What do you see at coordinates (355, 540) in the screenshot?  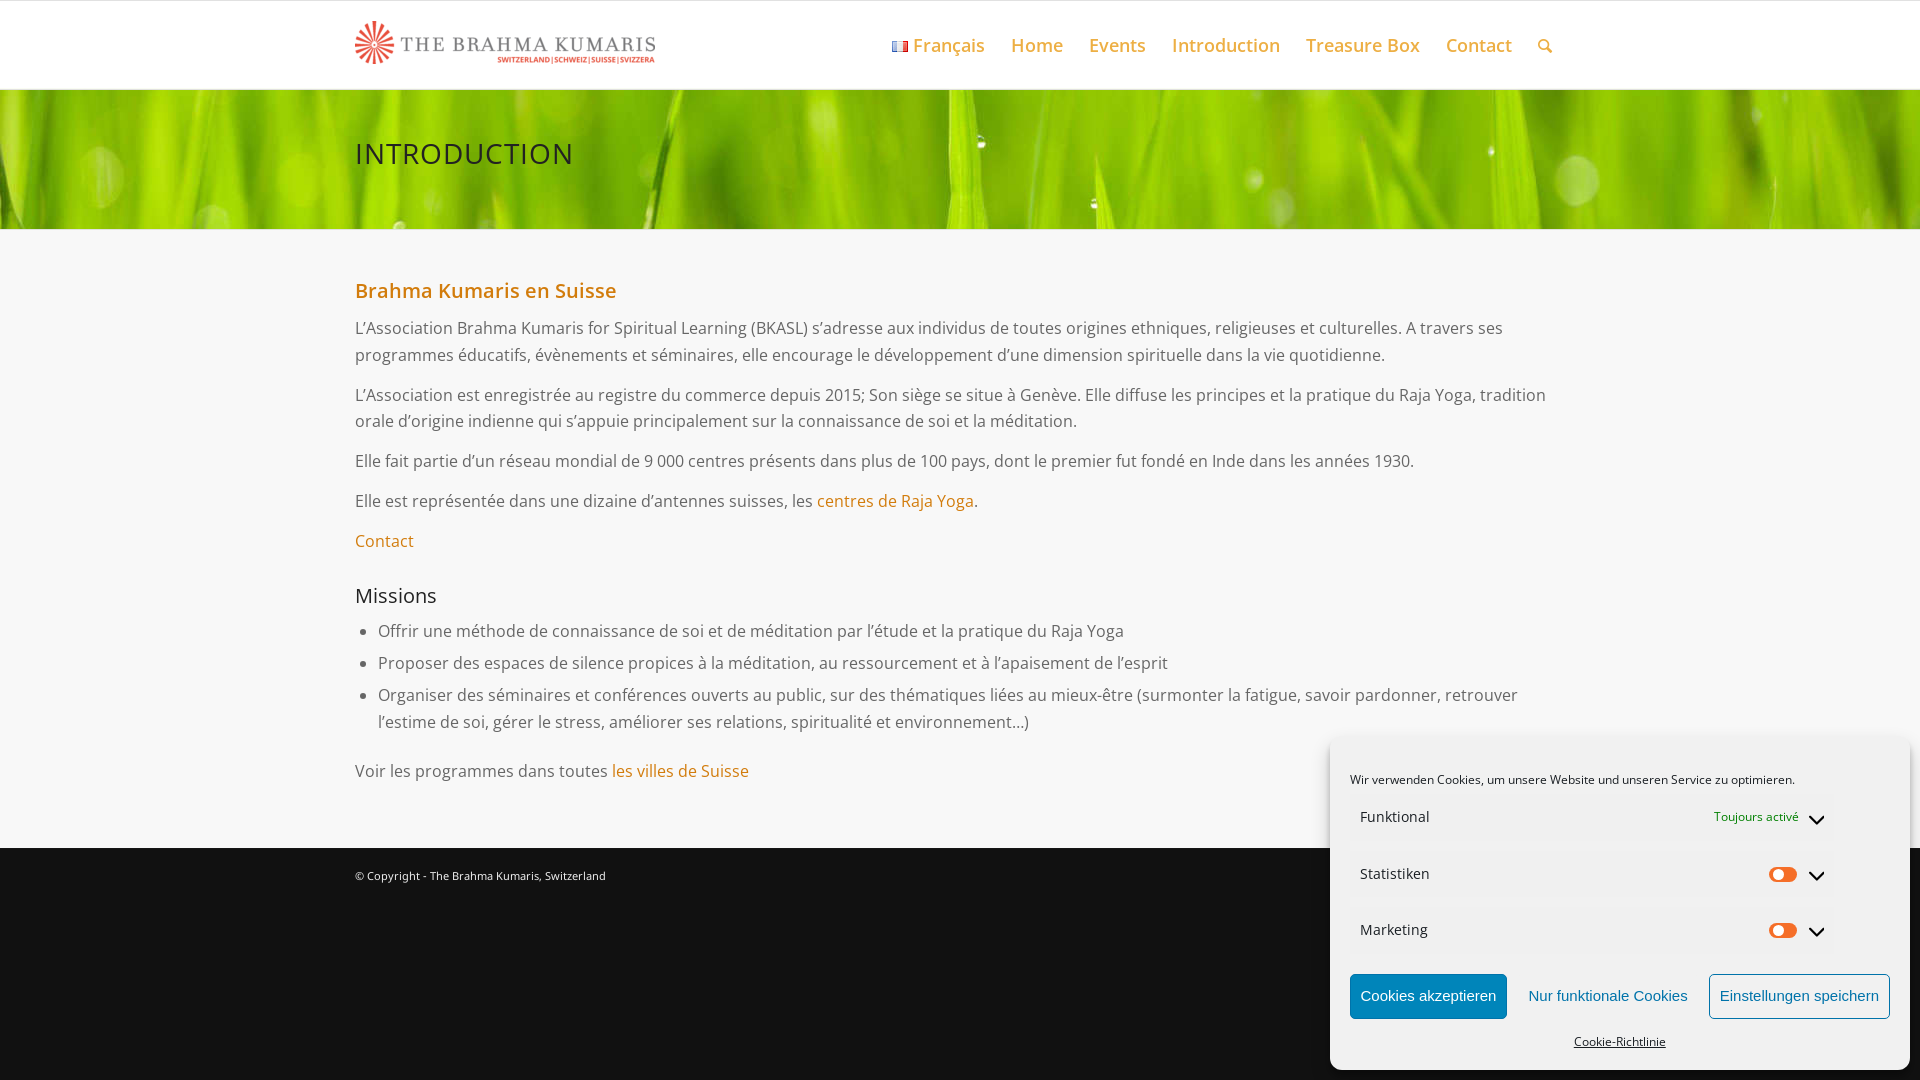 I see `'Contact'` at bounding box center [355, 540].